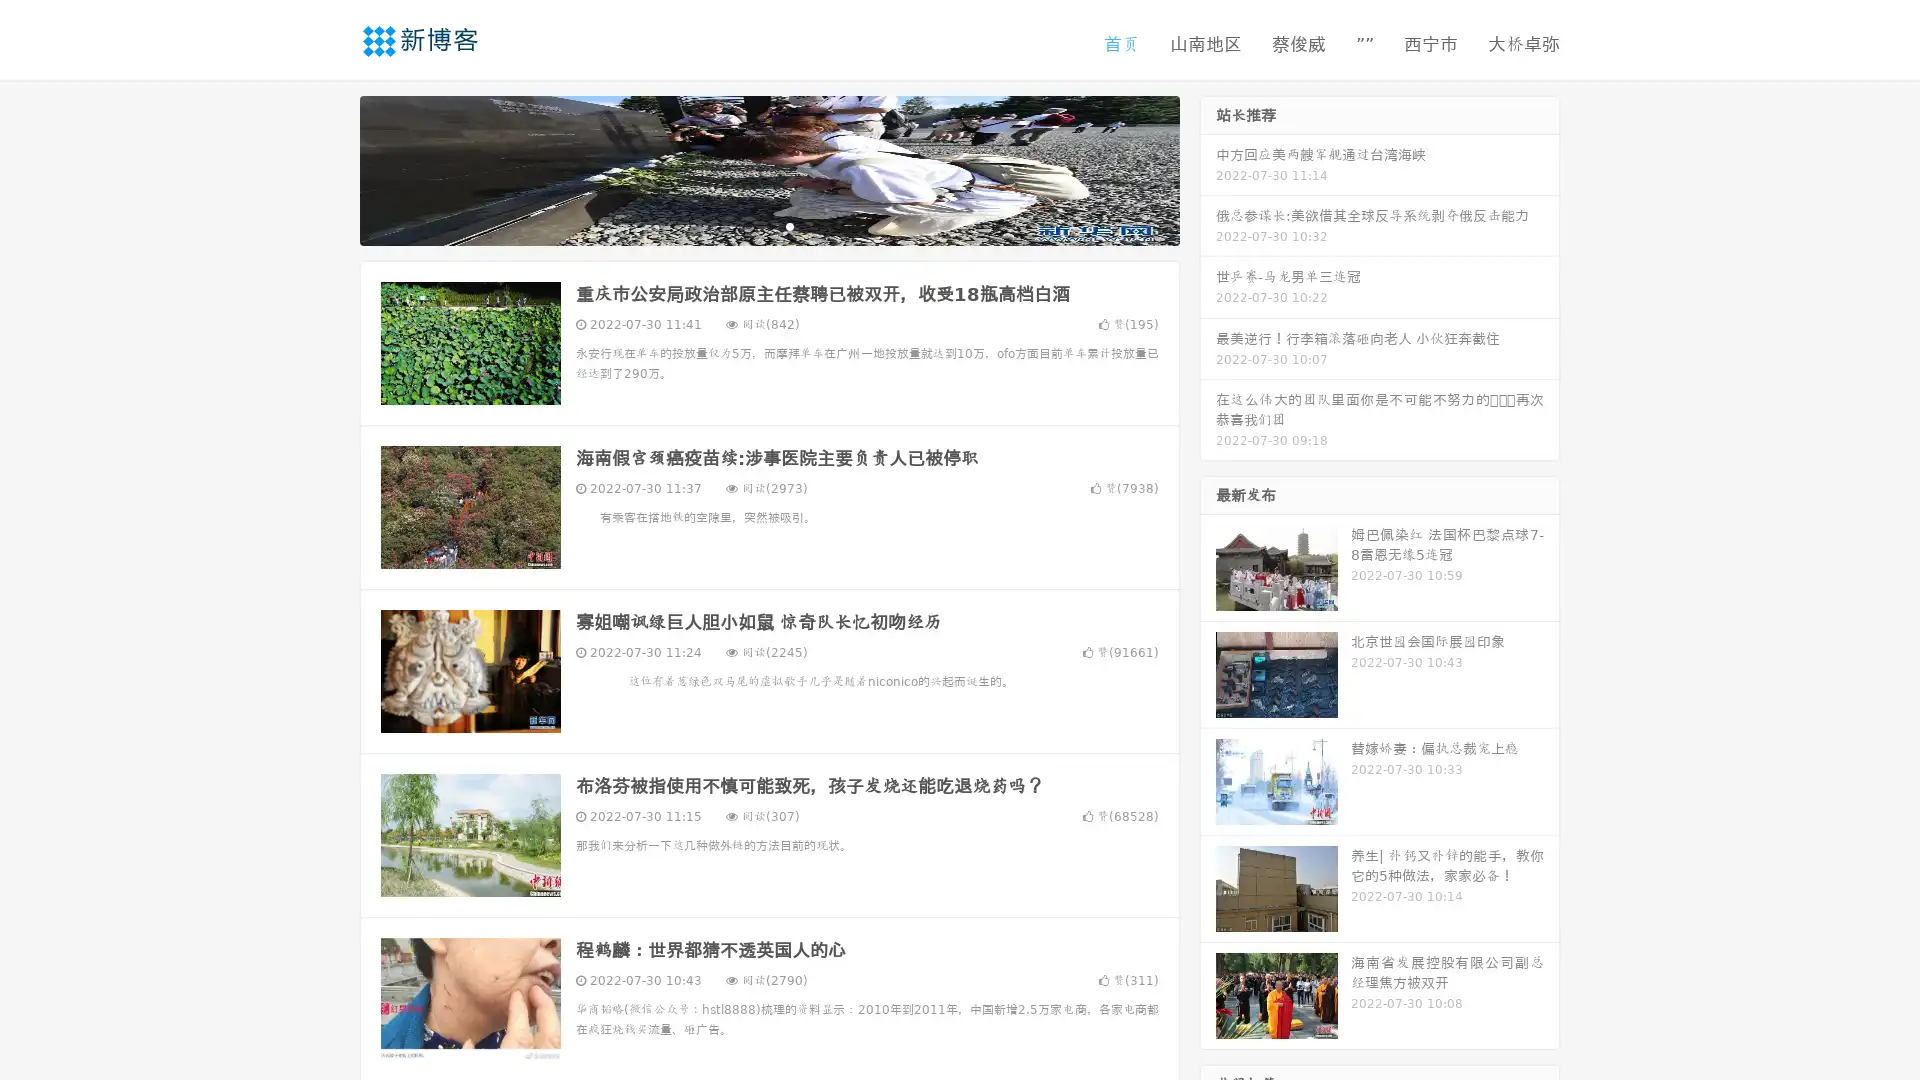 This screenshot has height=1080, width=1920. Describe the element at coordinates (1208, 168) in the screenshot. I see `Next slide` at that location.